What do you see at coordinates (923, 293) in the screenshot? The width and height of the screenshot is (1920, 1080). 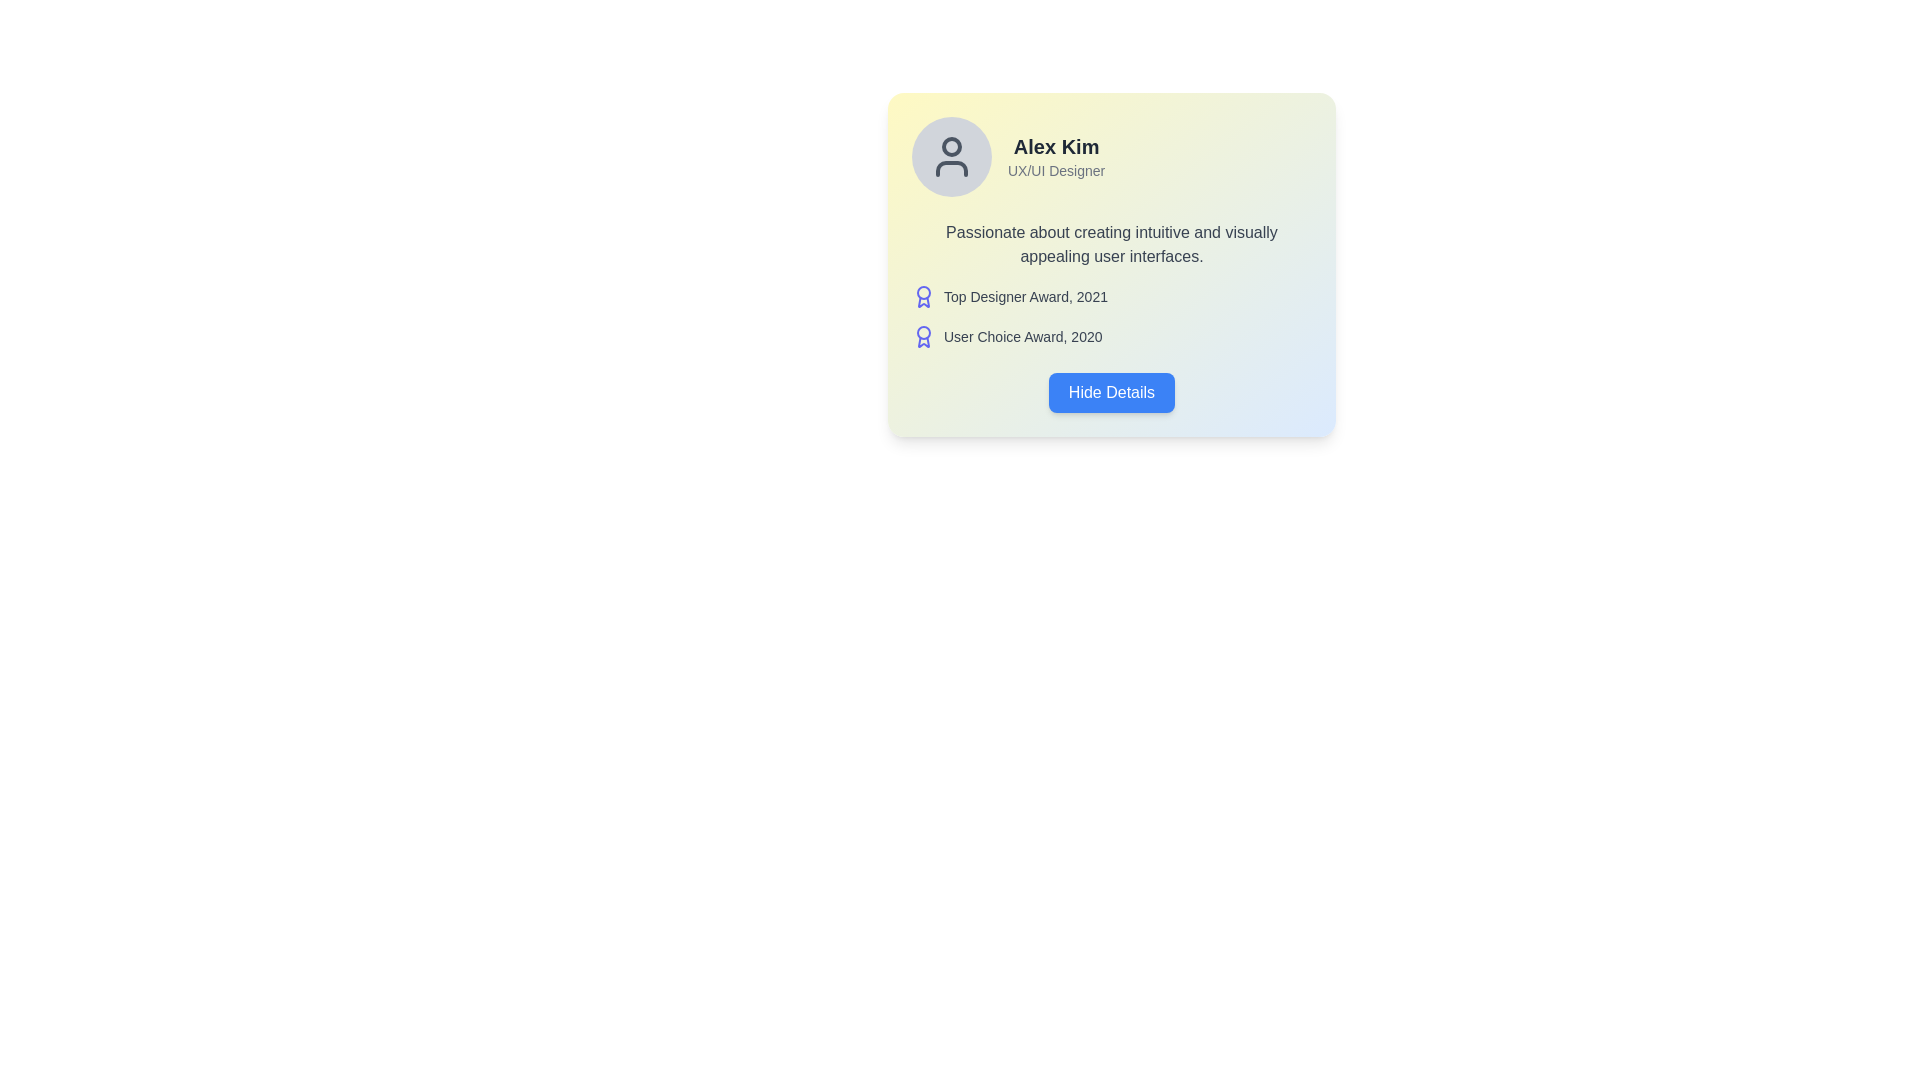 I see `the circular component at the top of the award icon, which is part of a medal or badge representation` at bounding box center [923, 293].